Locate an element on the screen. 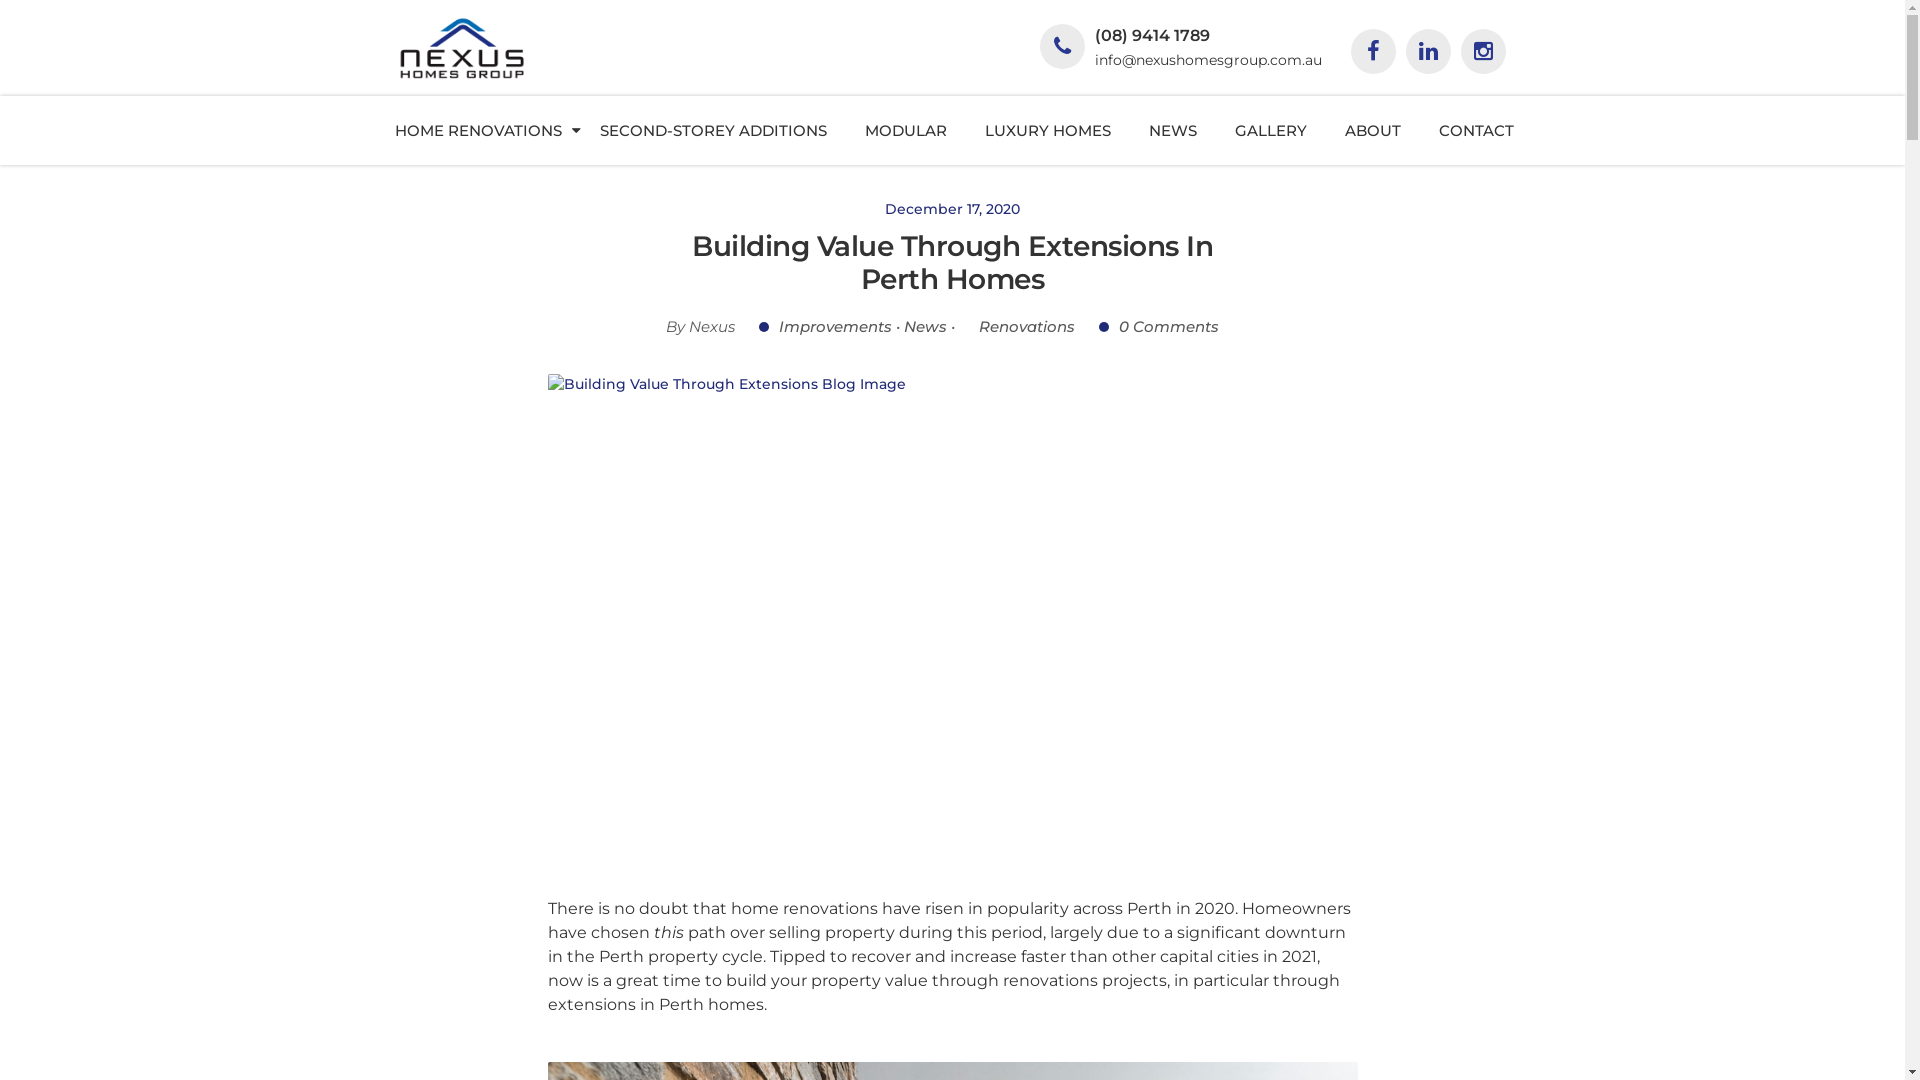  'CONTACT' is located at coordinates (1476, 130).